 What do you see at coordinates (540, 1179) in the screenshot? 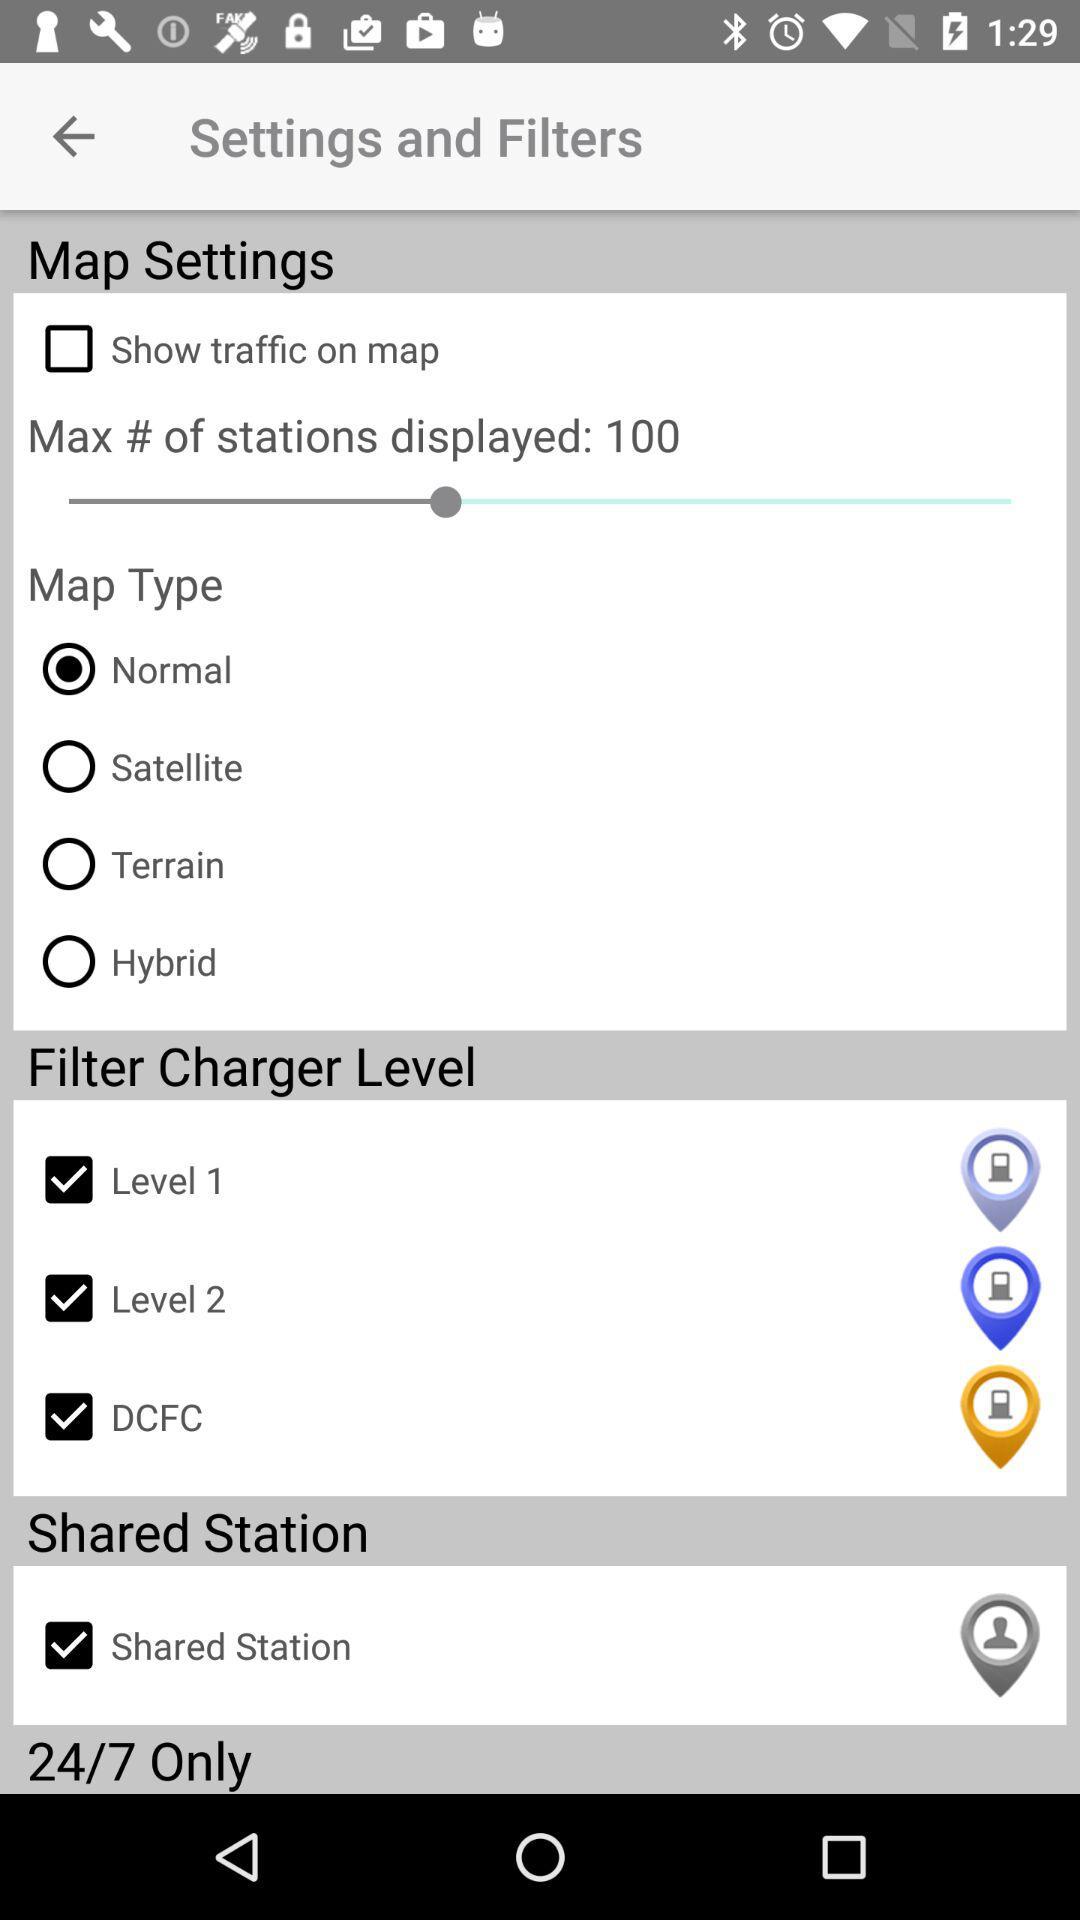
I see `the level 1 item` at bounding box center [540, 1179].